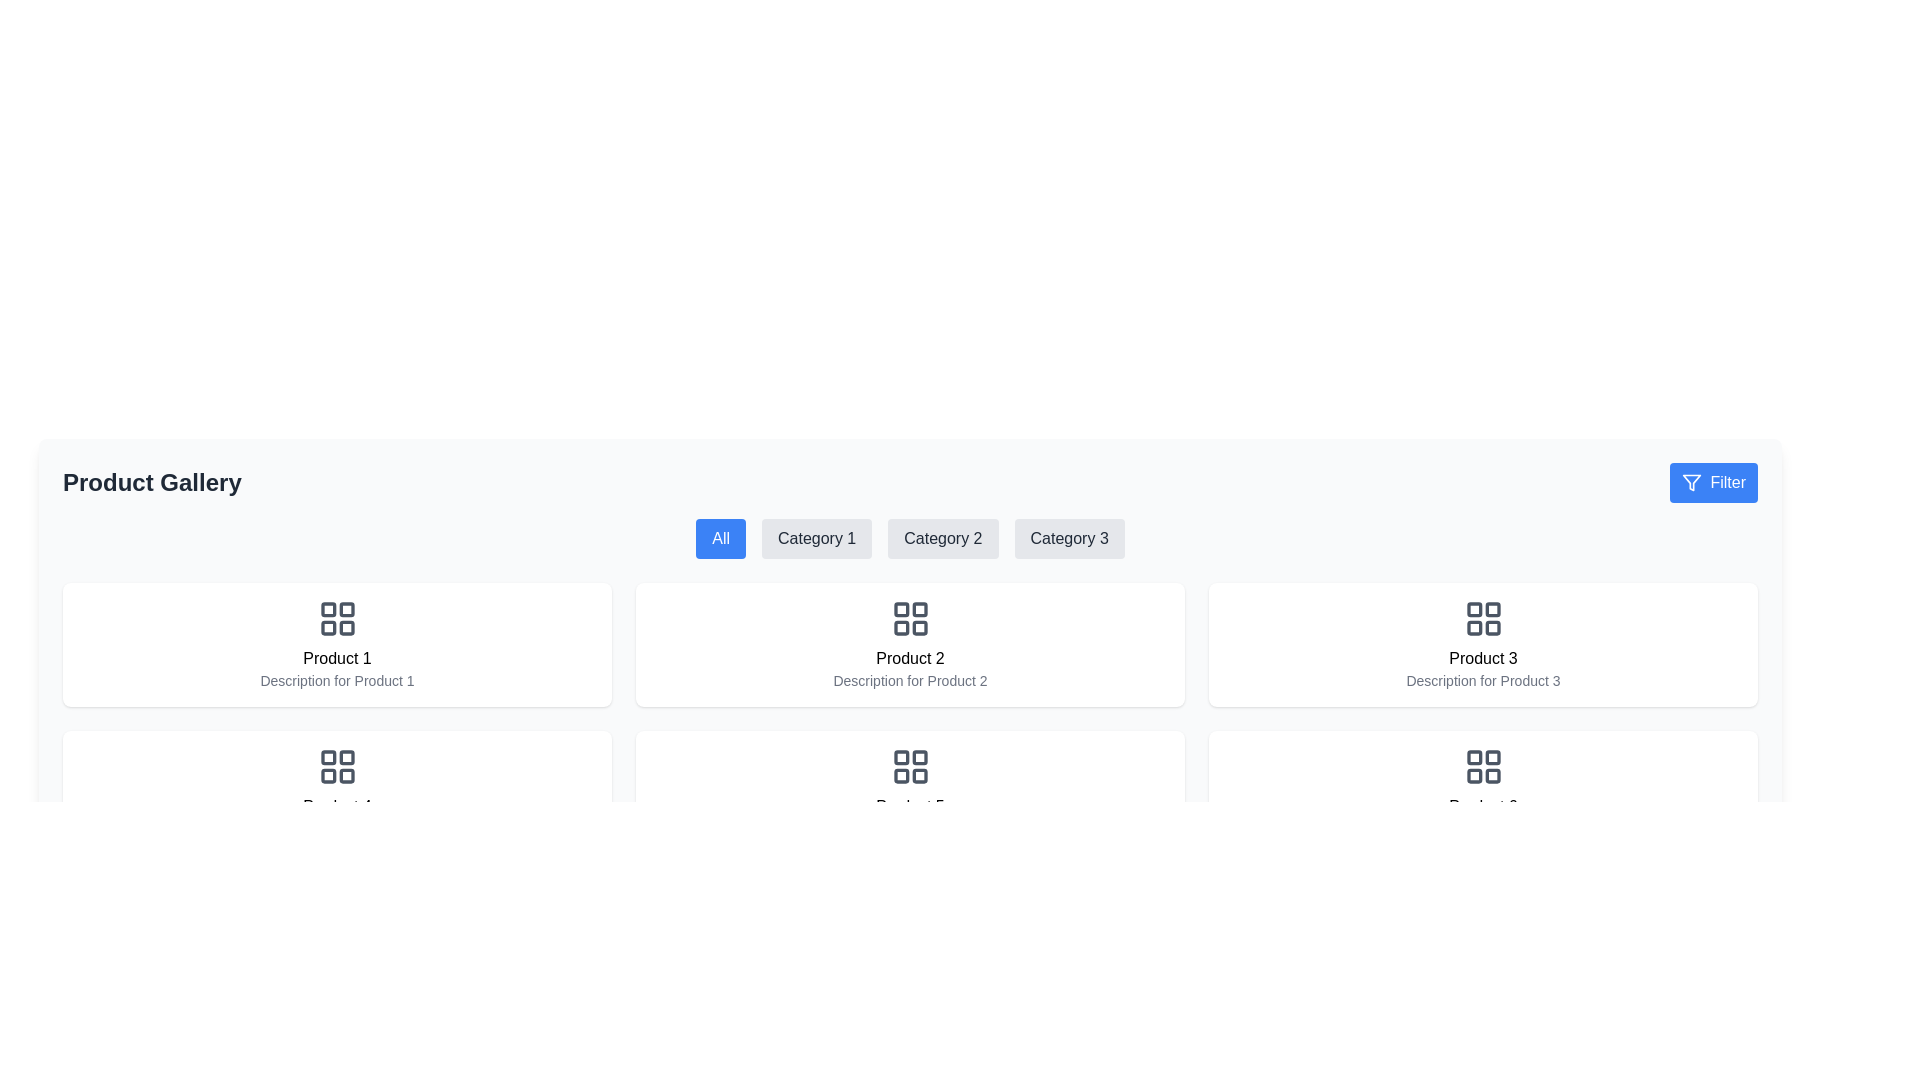 This screenshot has width=1920, height=1080. Describe the element at coordinates (327, 774) in the screenshot. I see `the bottom-left square of the grid component in the SVG image` at that location.